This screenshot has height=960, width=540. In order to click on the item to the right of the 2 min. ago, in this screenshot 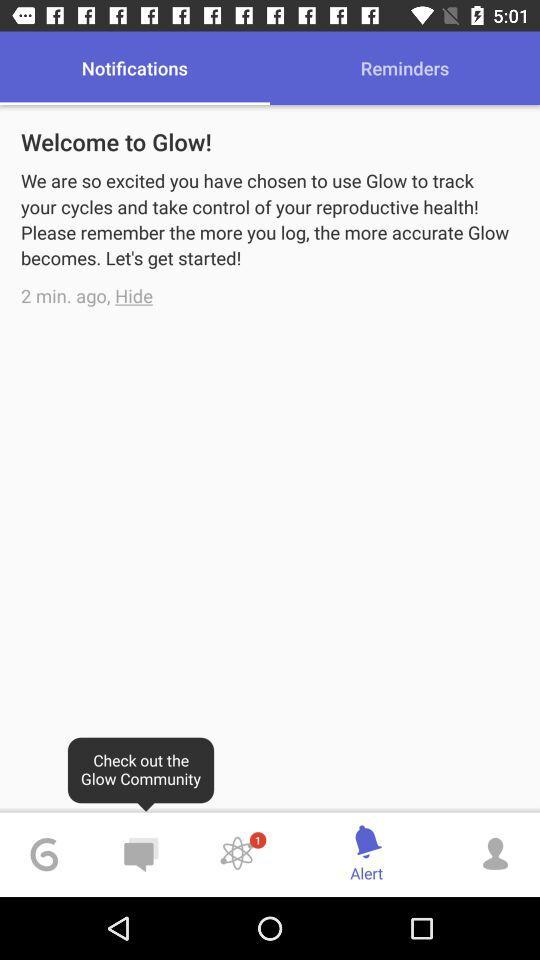, I will do `click(134, 294)`.